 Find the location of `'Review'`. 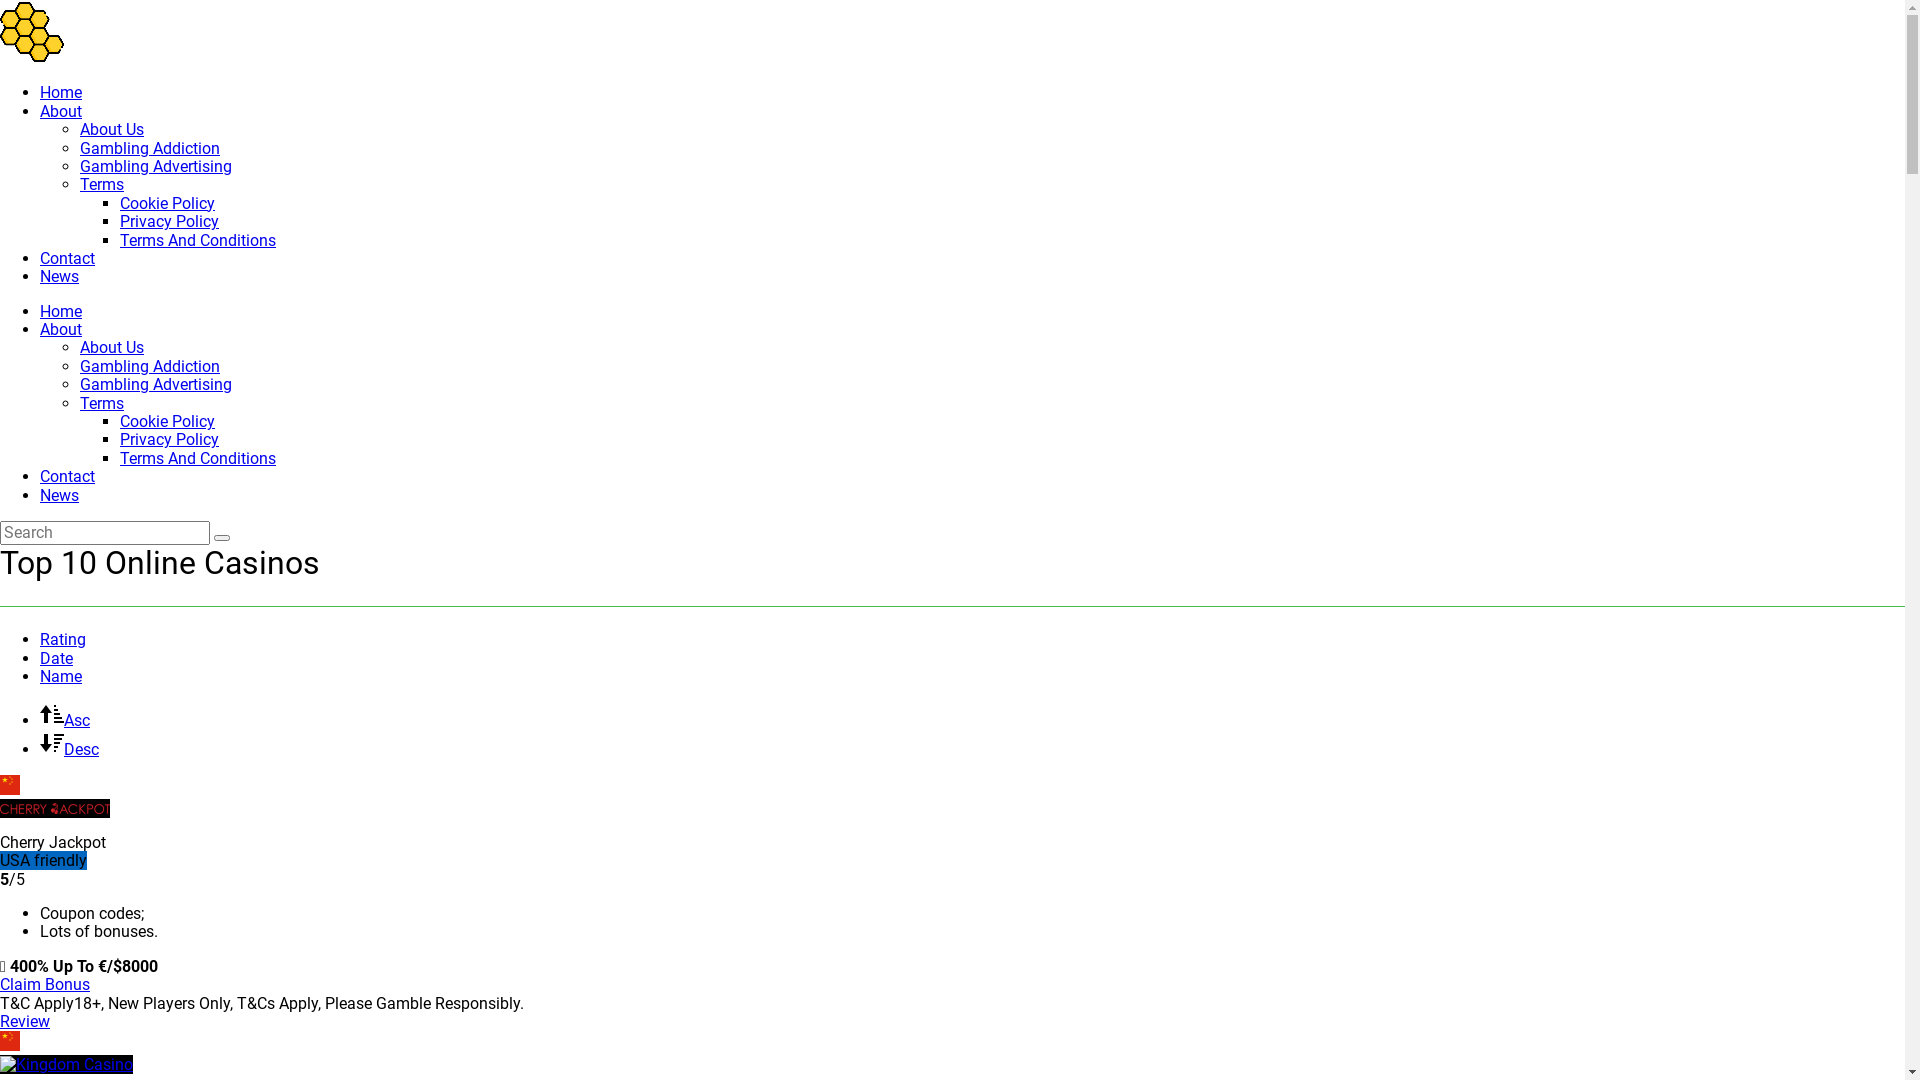

'Review' is located at coordinates (24, 1021).